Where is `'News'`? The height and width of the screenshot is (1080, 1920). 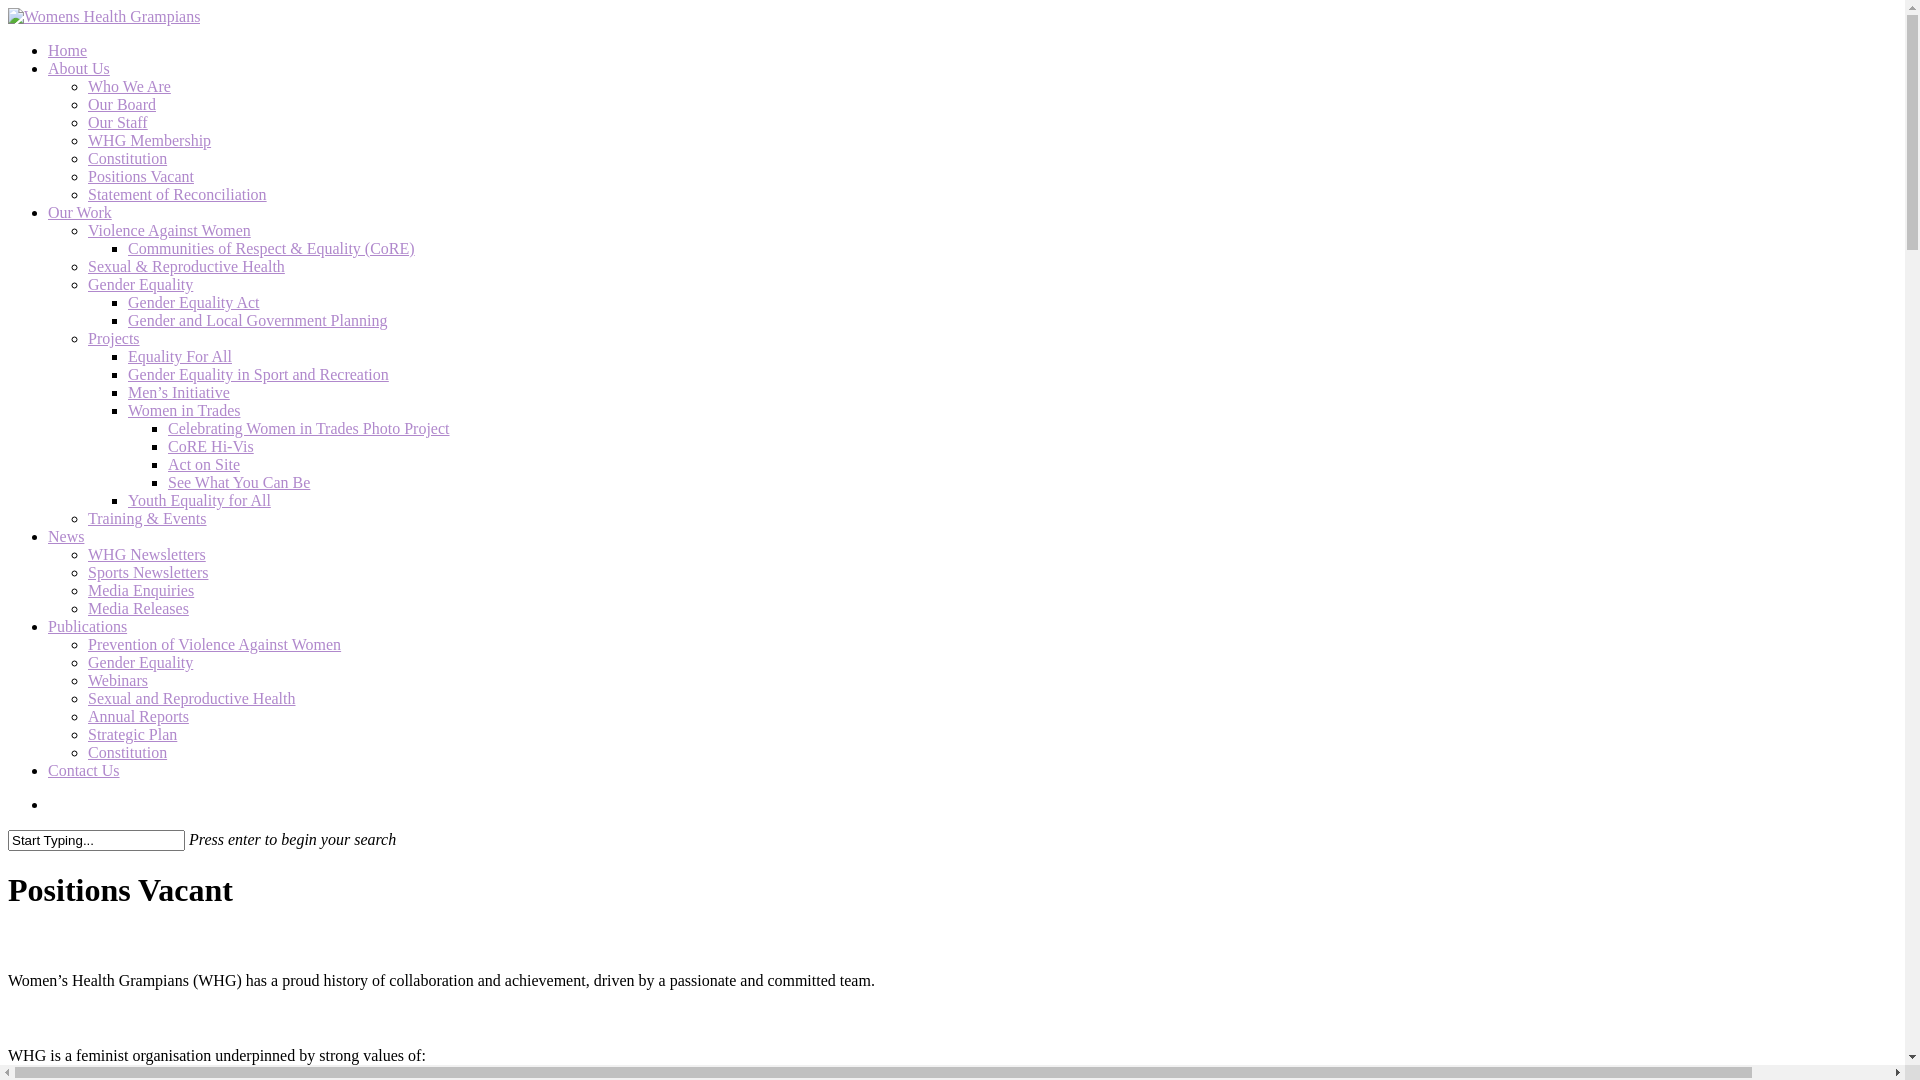 'News' is located at coordinates (66, 535).